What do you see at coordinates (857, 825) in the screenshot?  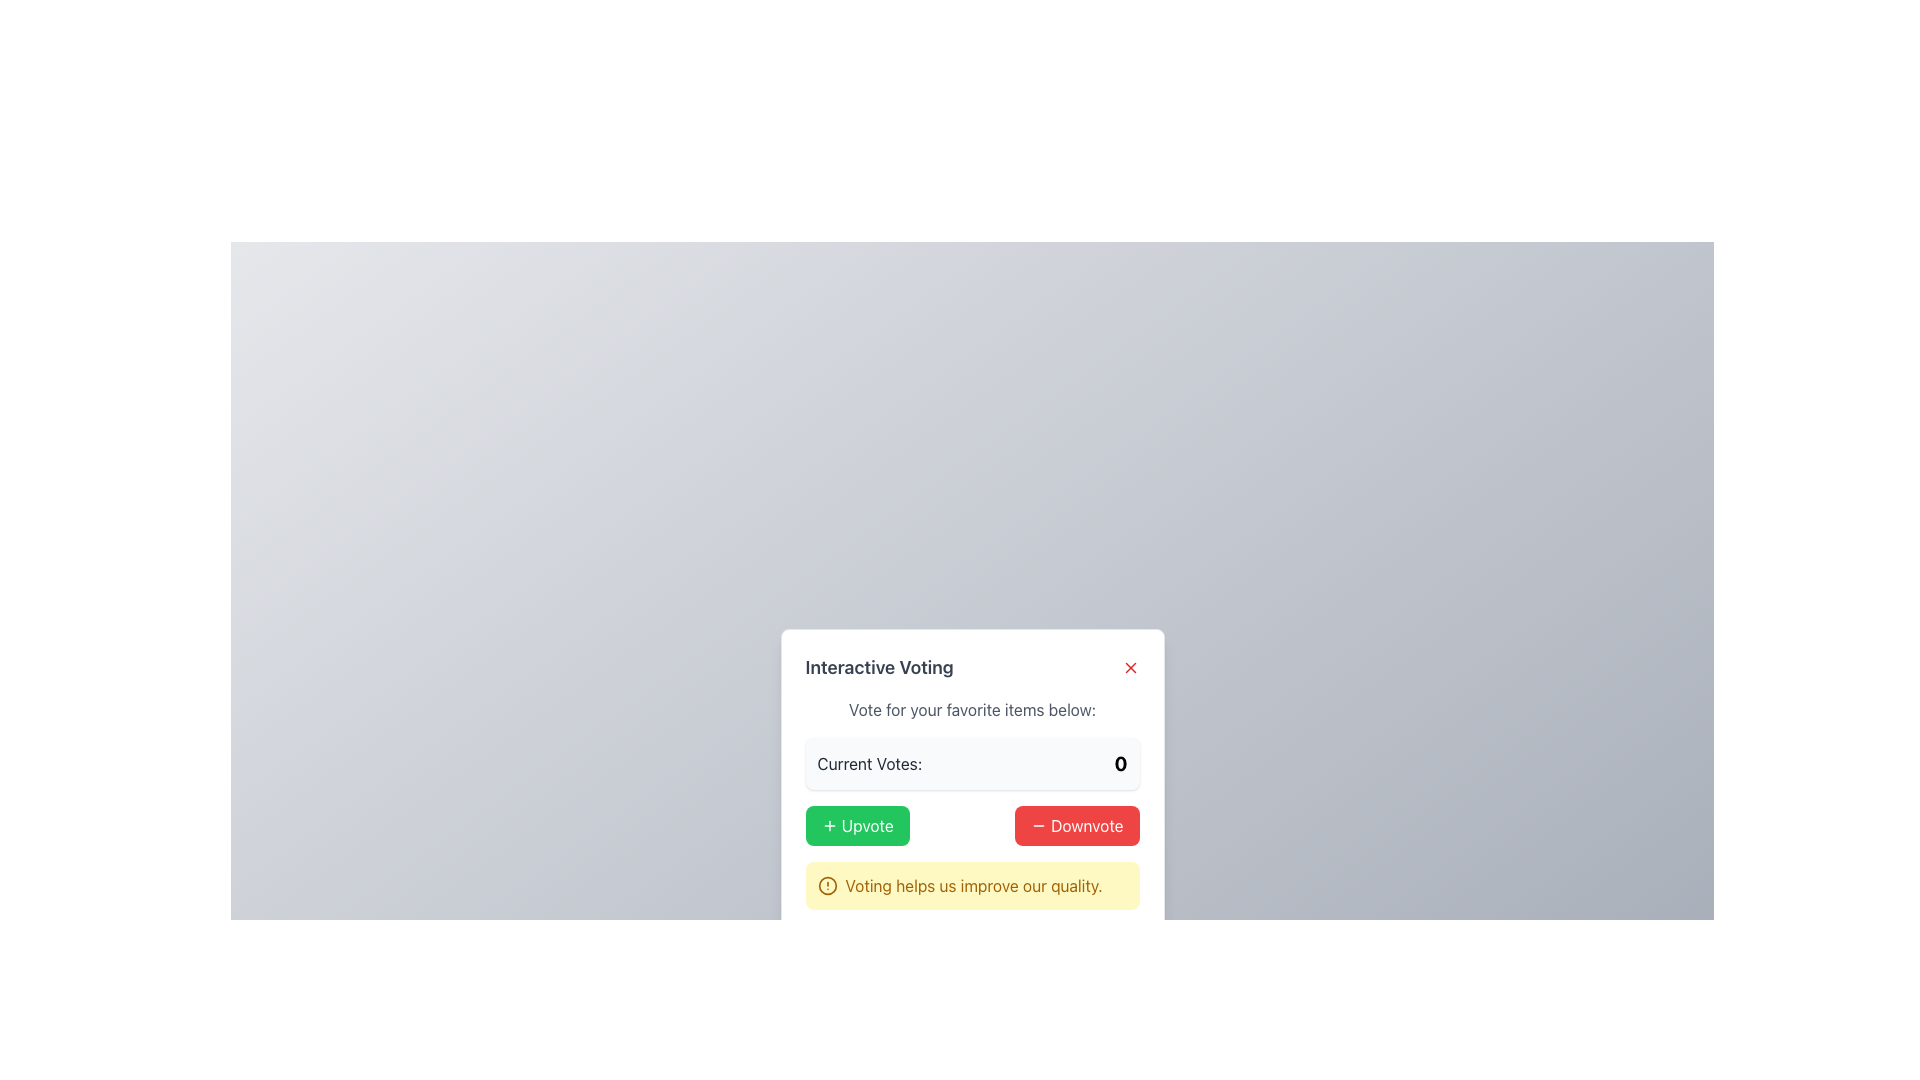 I see `the upvote button located in the 'Interactive Voting' section, positioned to the left of the '- Downvote' red button, for keyboard navigation` at bounding box center [857, 825].